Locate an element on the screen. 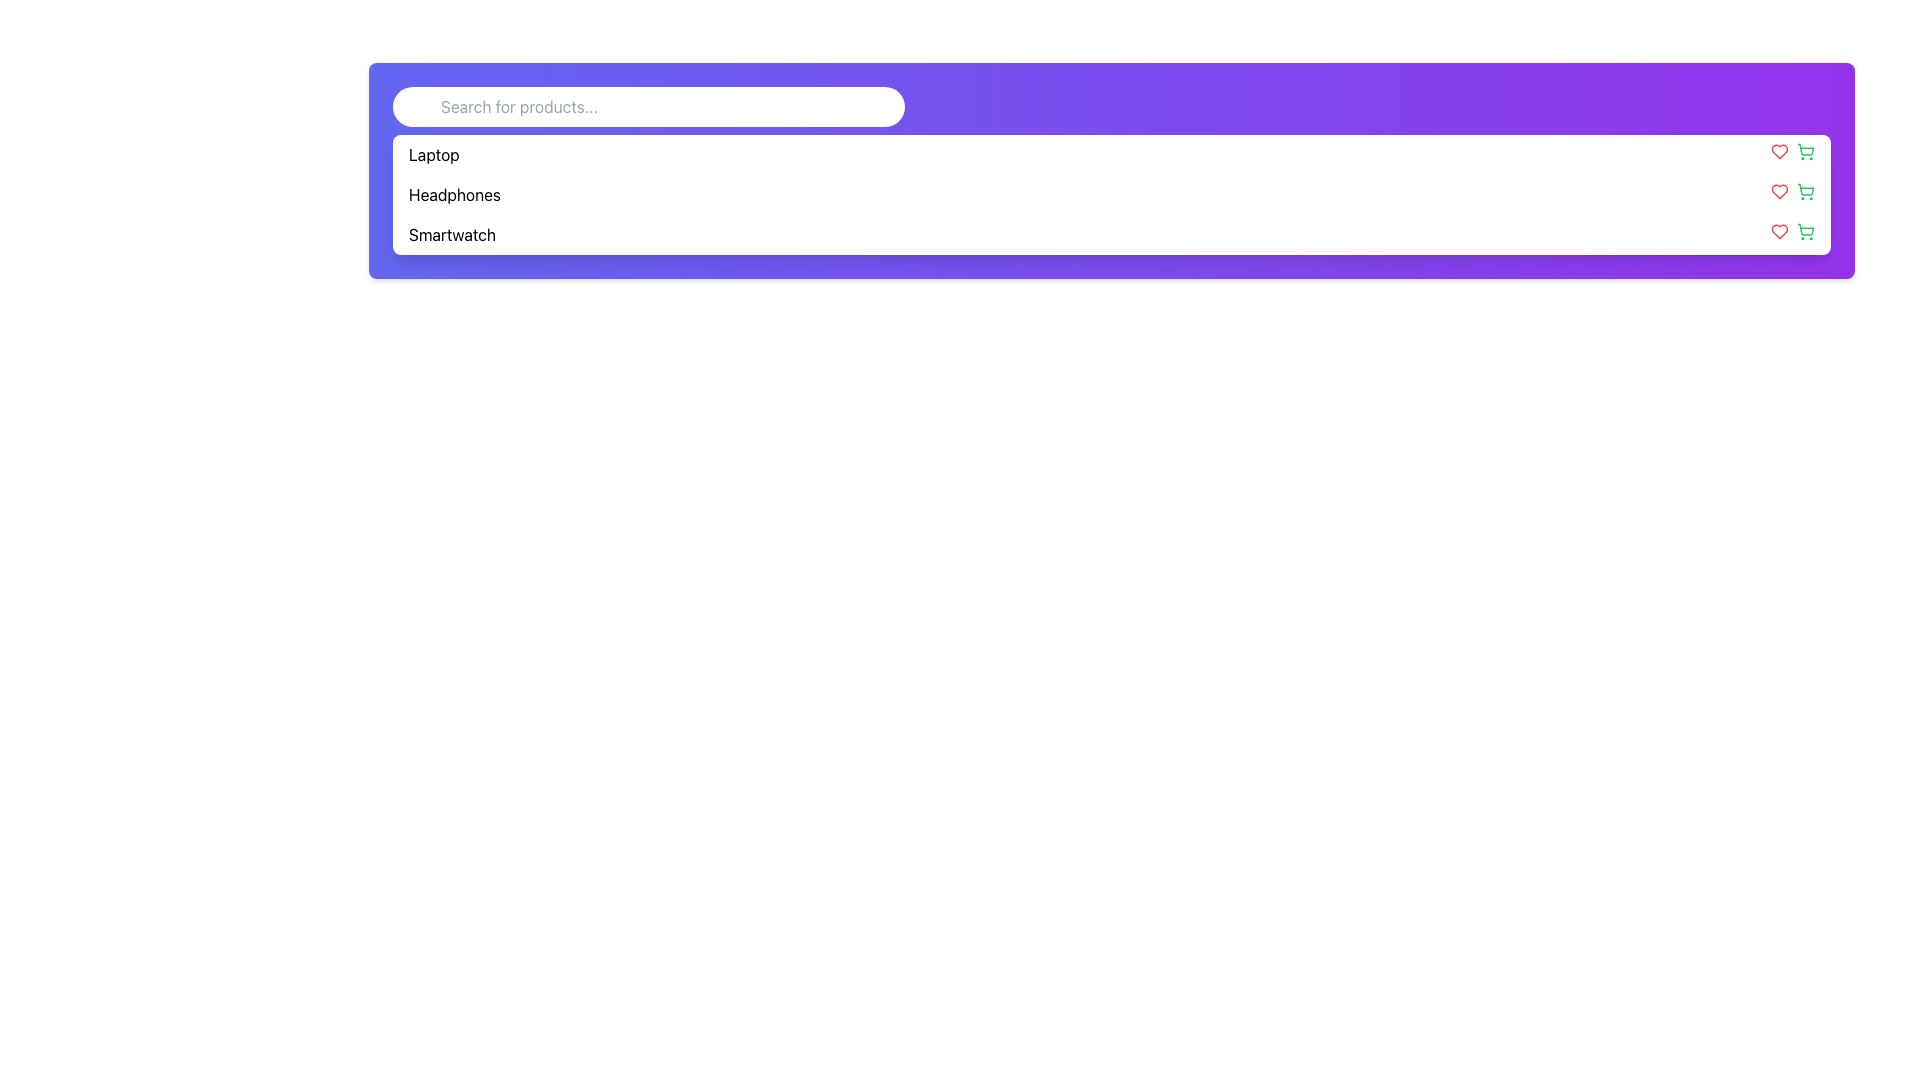  the green shopping cart icon is located at coordinates (1793, 153).